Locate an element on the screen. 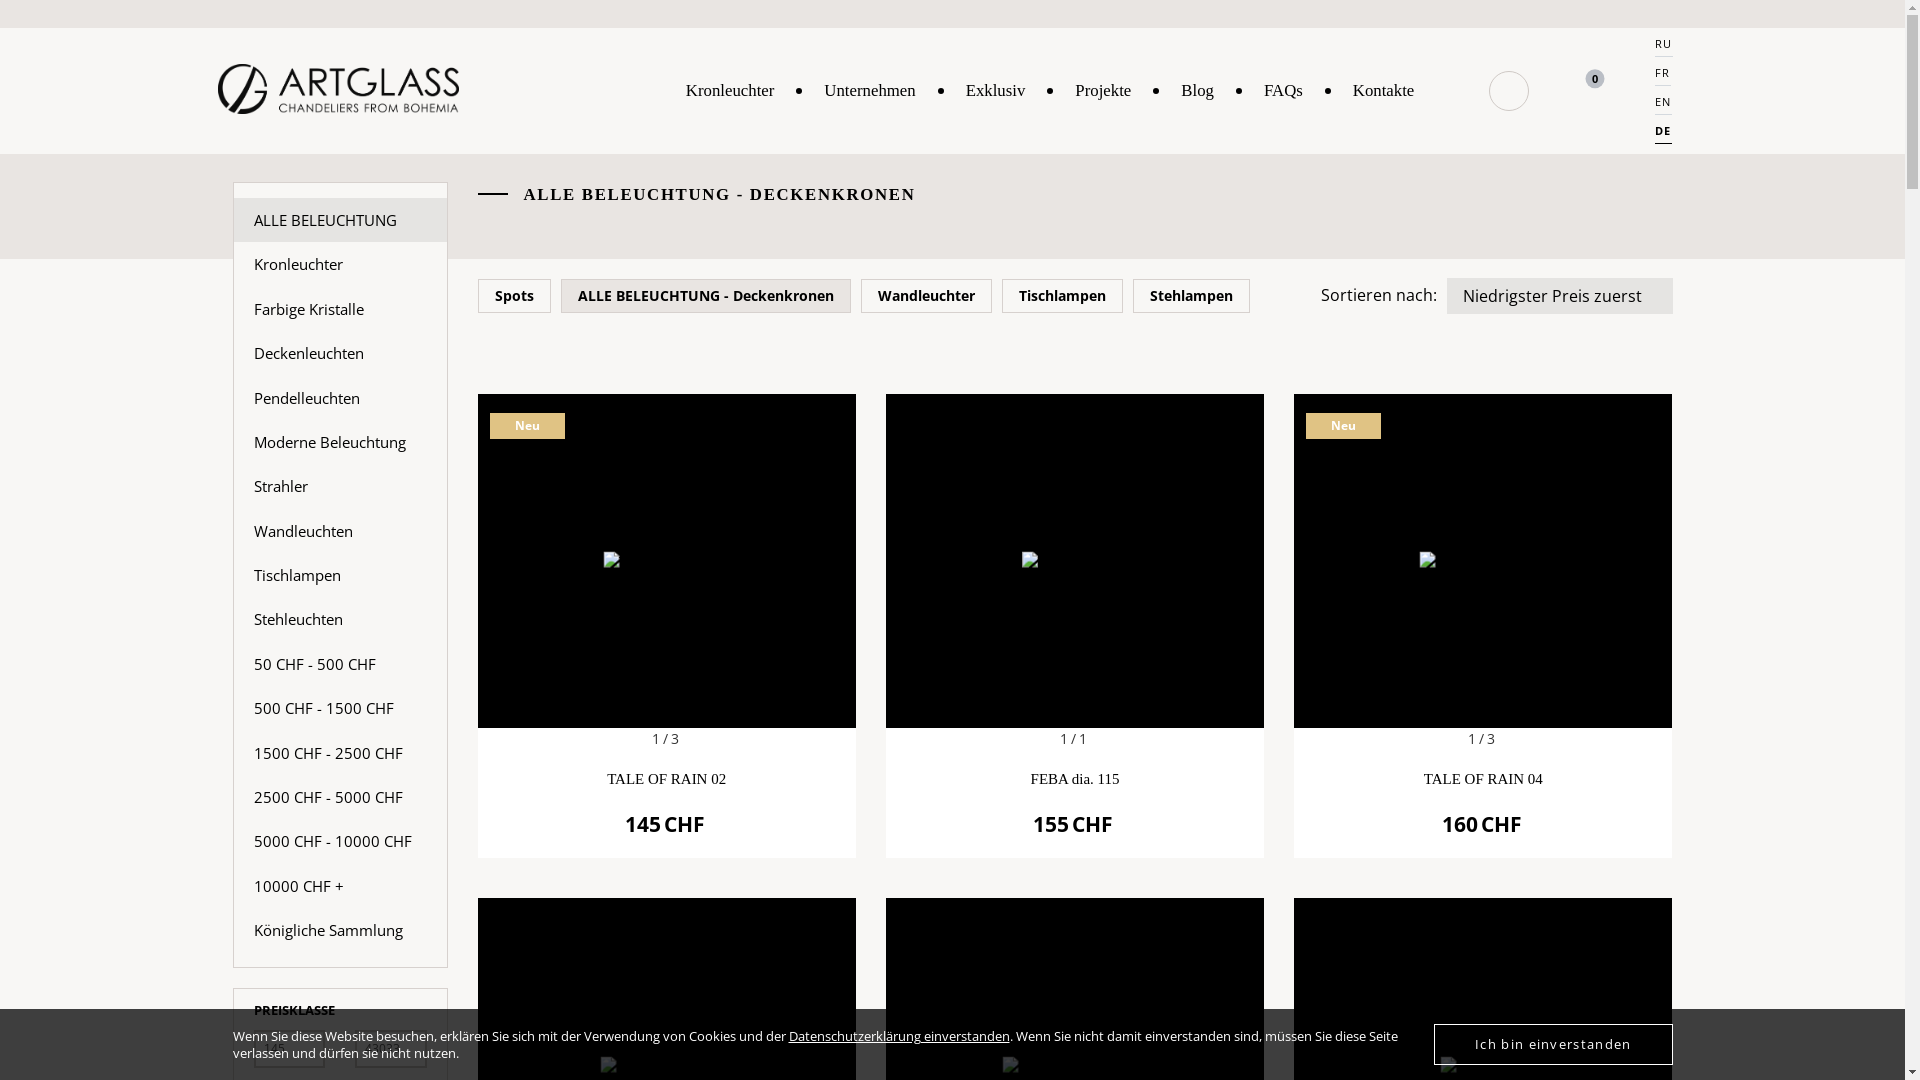 Image resolution: width=1920 pixels, height=1080 pixels. 'FAQs' is located at coordinates (1283, 91).